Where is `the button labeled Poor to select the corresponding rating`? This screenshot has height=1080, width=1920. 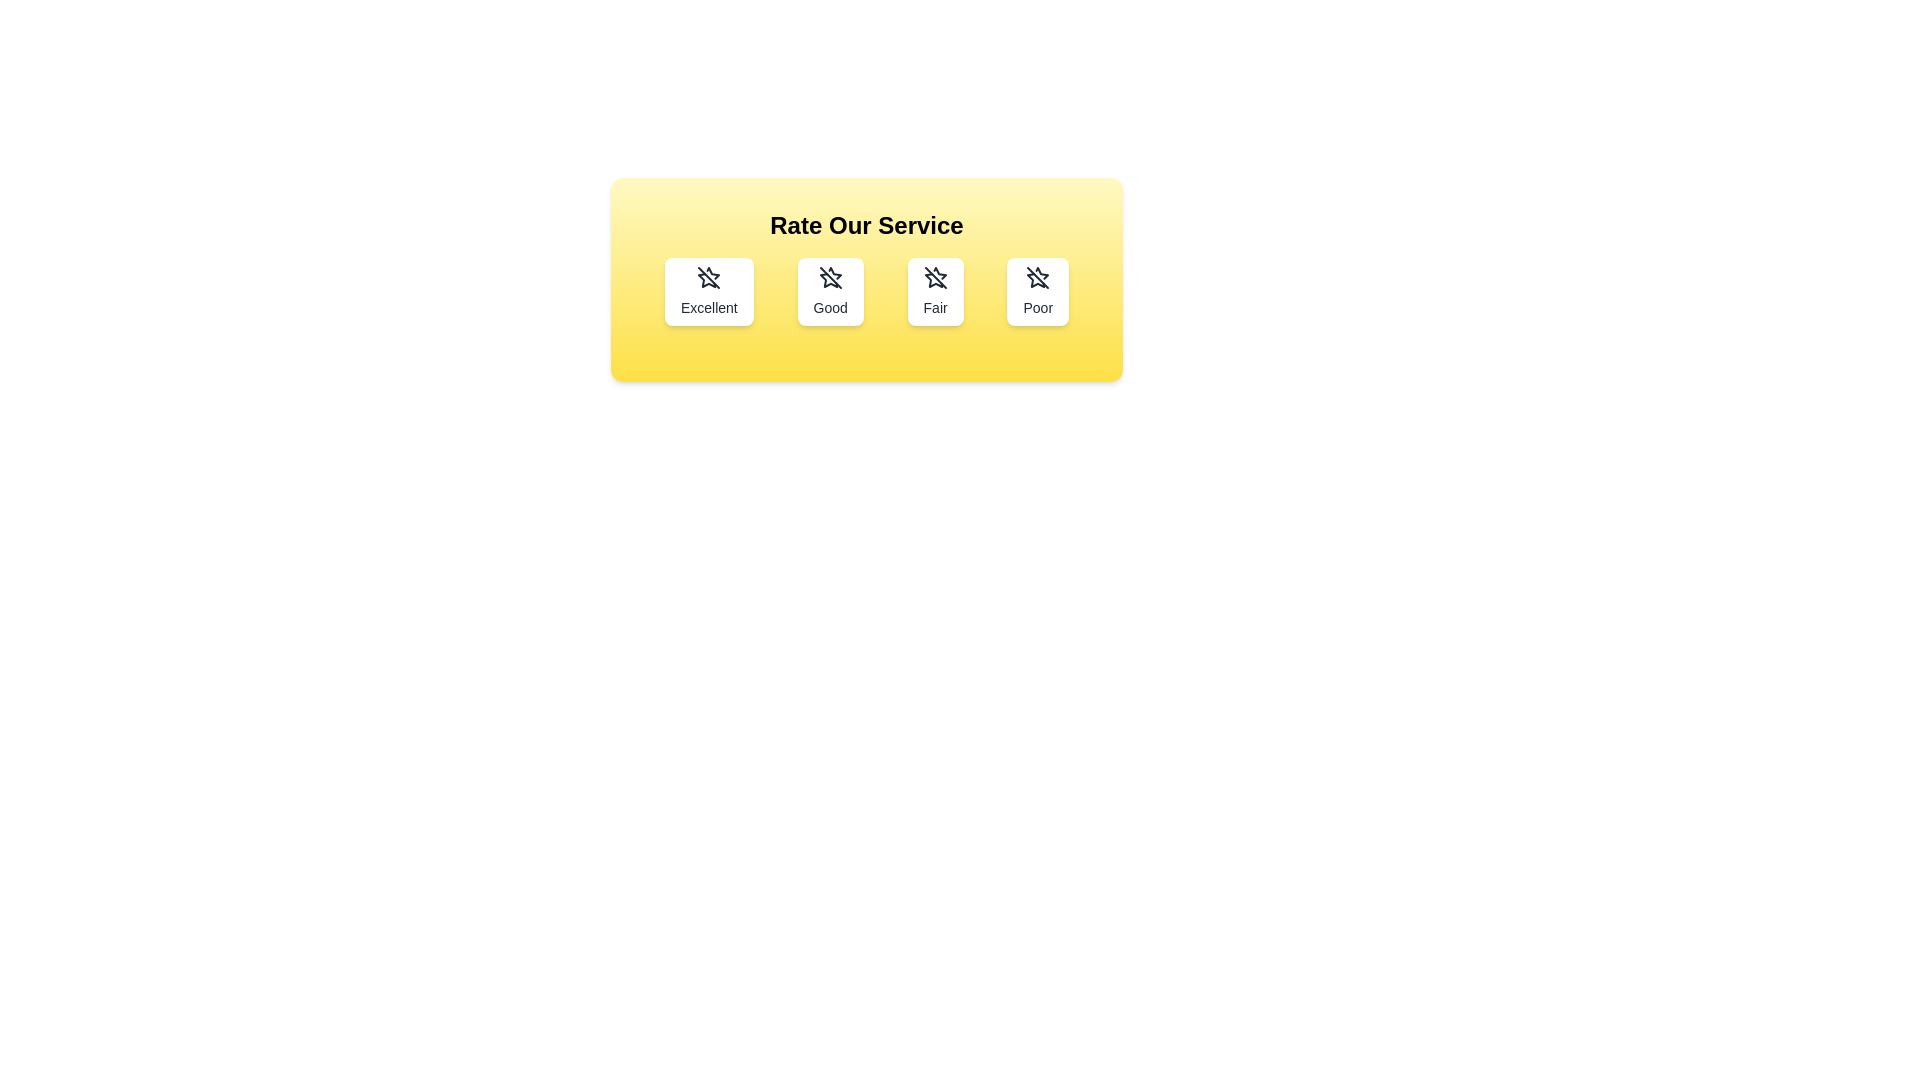 the button labeled Poor to select the corresponding rating is located at coordinates (1037, 292).